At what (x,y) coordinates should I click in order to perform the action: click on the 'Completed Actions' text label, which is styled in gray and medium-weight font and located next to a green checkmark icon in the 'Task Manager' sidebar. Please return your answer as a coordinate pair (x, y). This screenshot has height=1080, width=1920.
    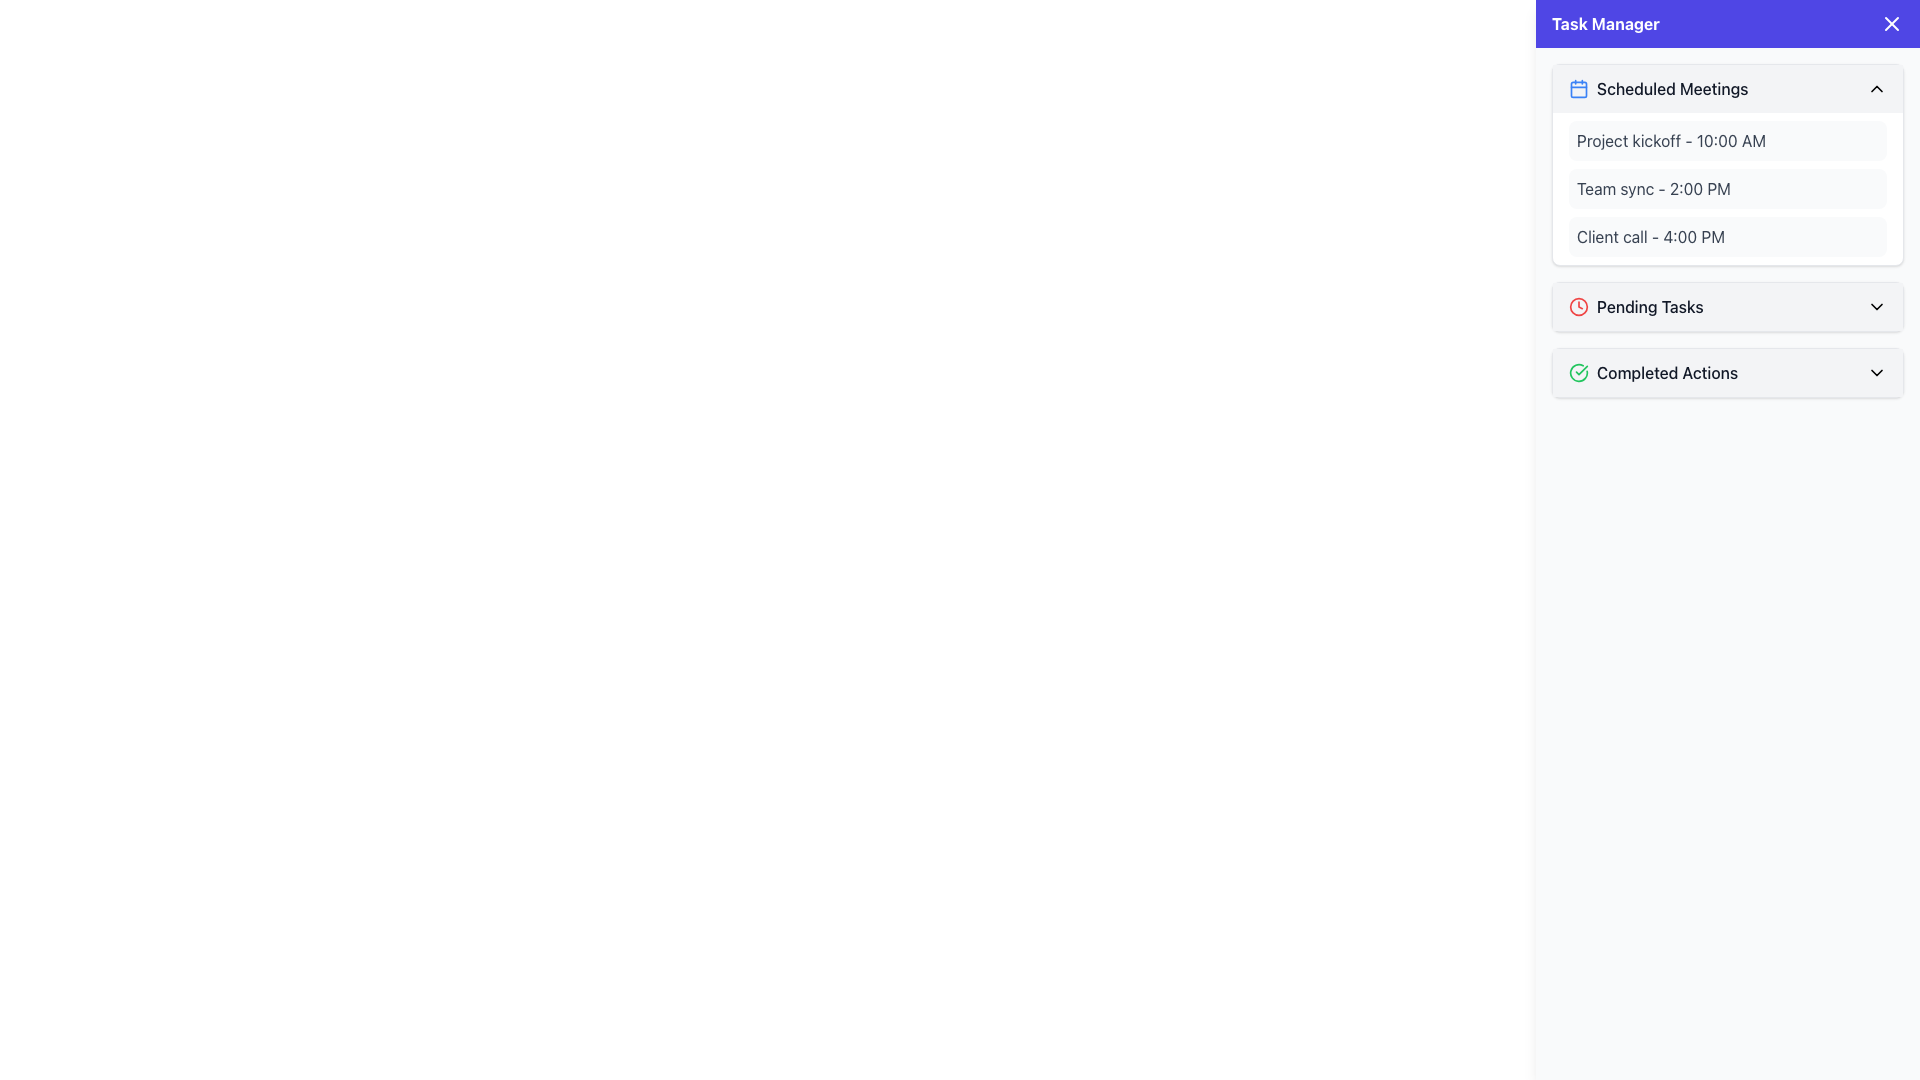
    Looking at the image, I should click on (1667, 373).